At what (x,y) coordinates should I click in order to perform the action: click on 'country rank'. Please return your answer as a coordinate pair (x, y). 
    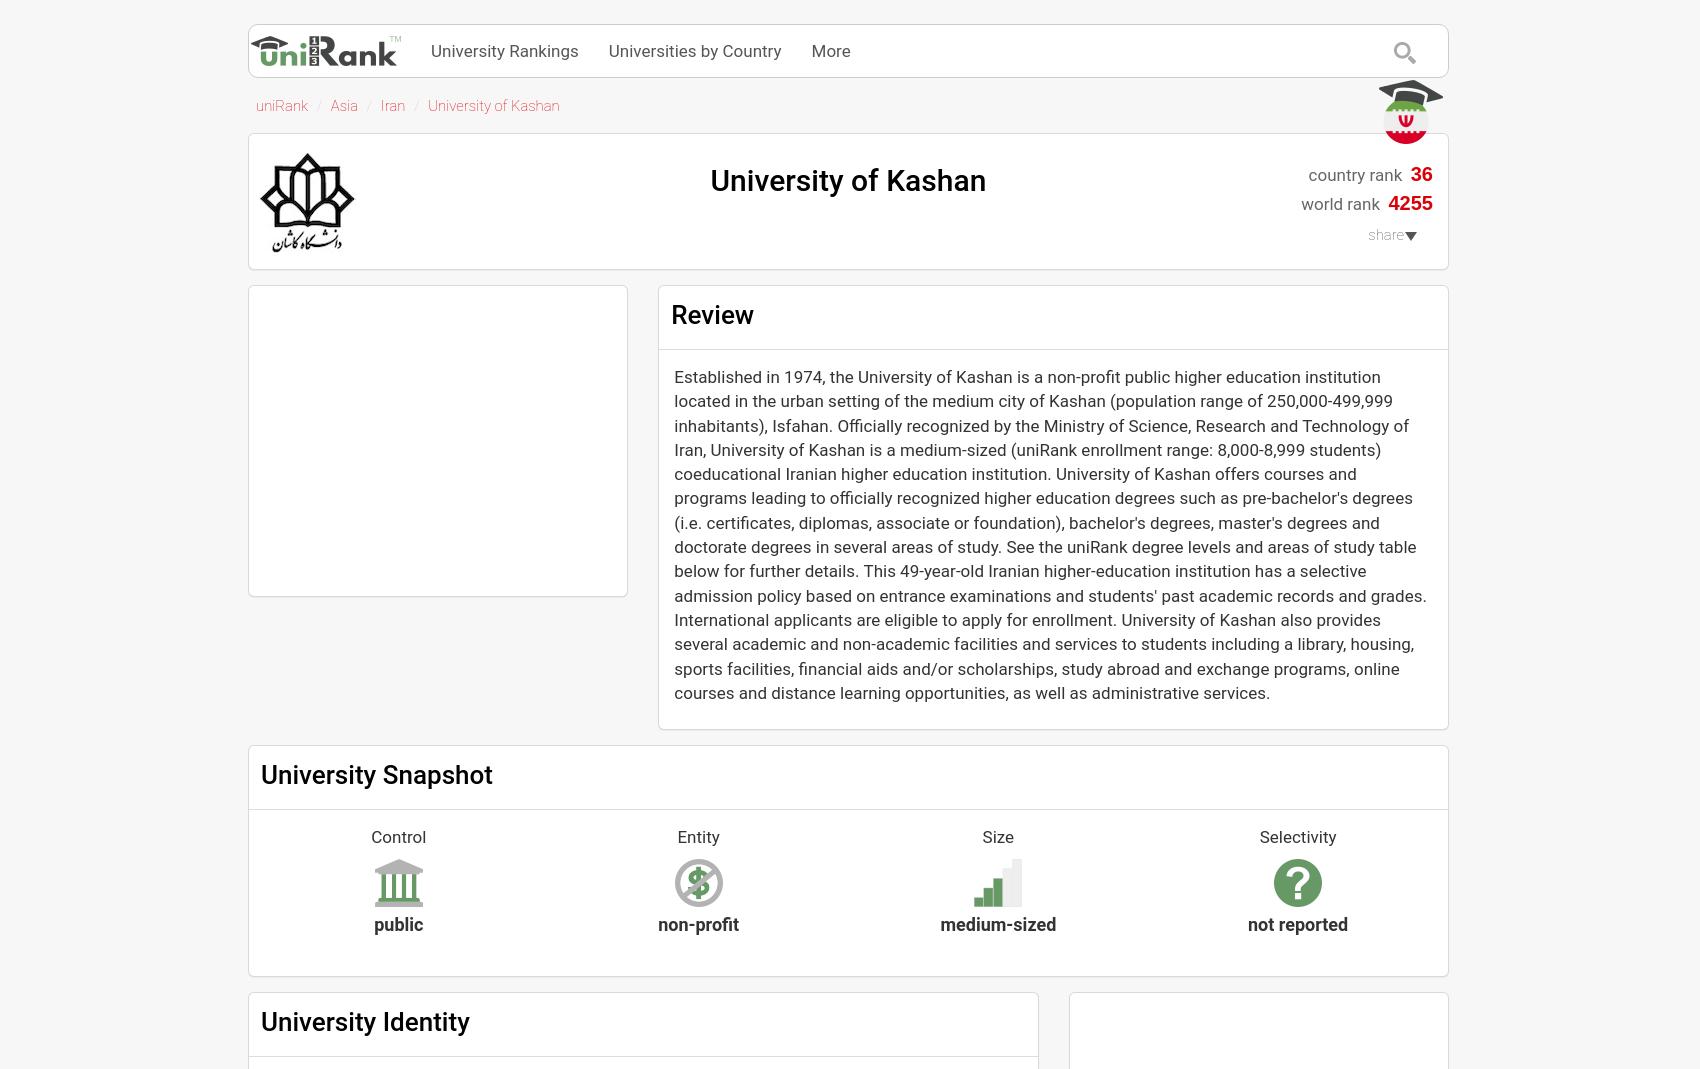
    Looking at the image, I should click on (1358, 174).